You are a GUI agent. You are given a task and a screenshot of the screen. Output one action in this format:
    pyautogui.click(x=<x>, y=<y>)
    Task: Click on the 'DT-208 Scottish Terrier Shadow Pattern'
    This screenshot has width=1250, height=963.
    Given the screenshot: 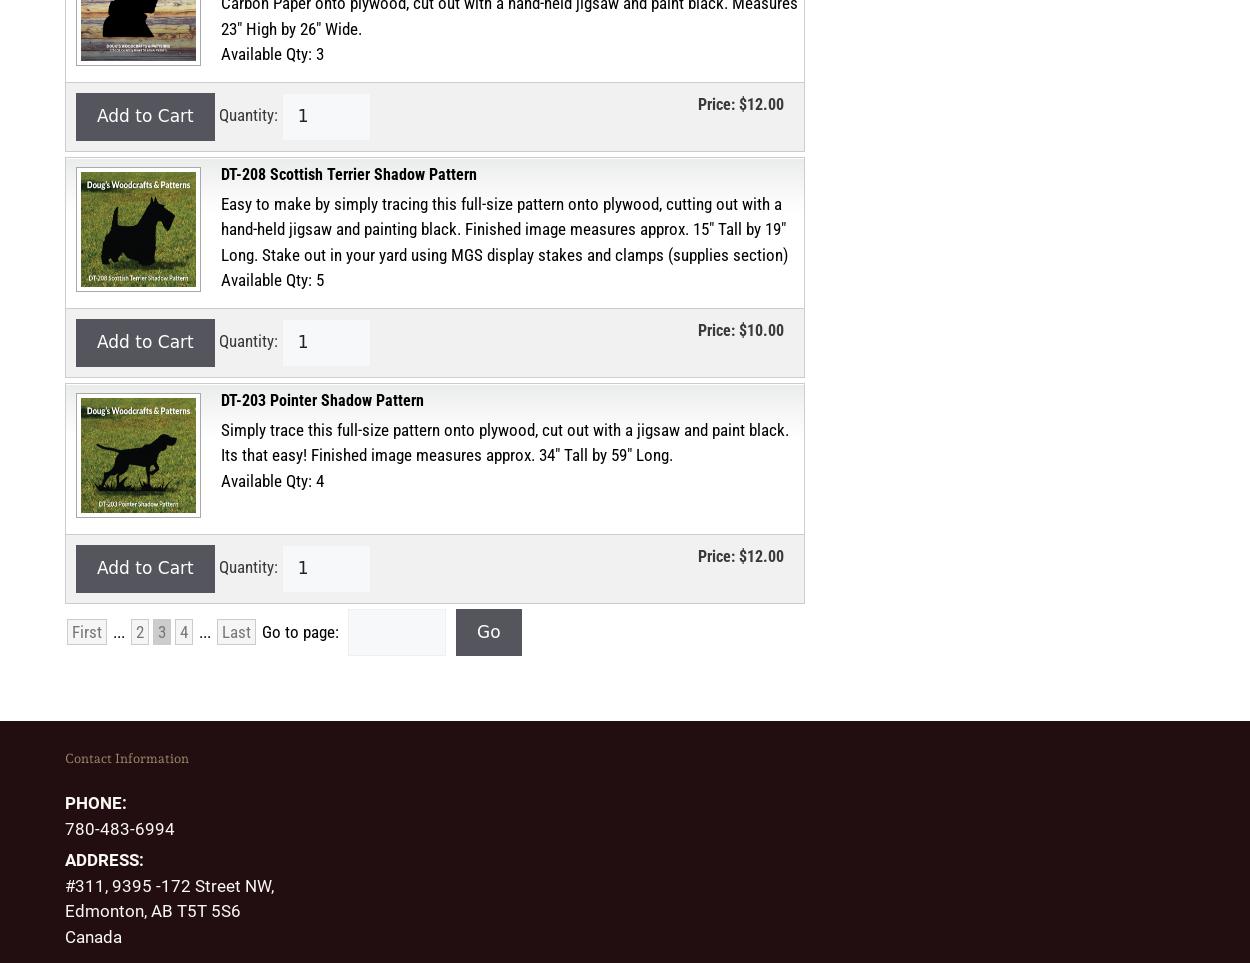 What is the action you would take?
    pyautogui.click(x=348, y=173)
    